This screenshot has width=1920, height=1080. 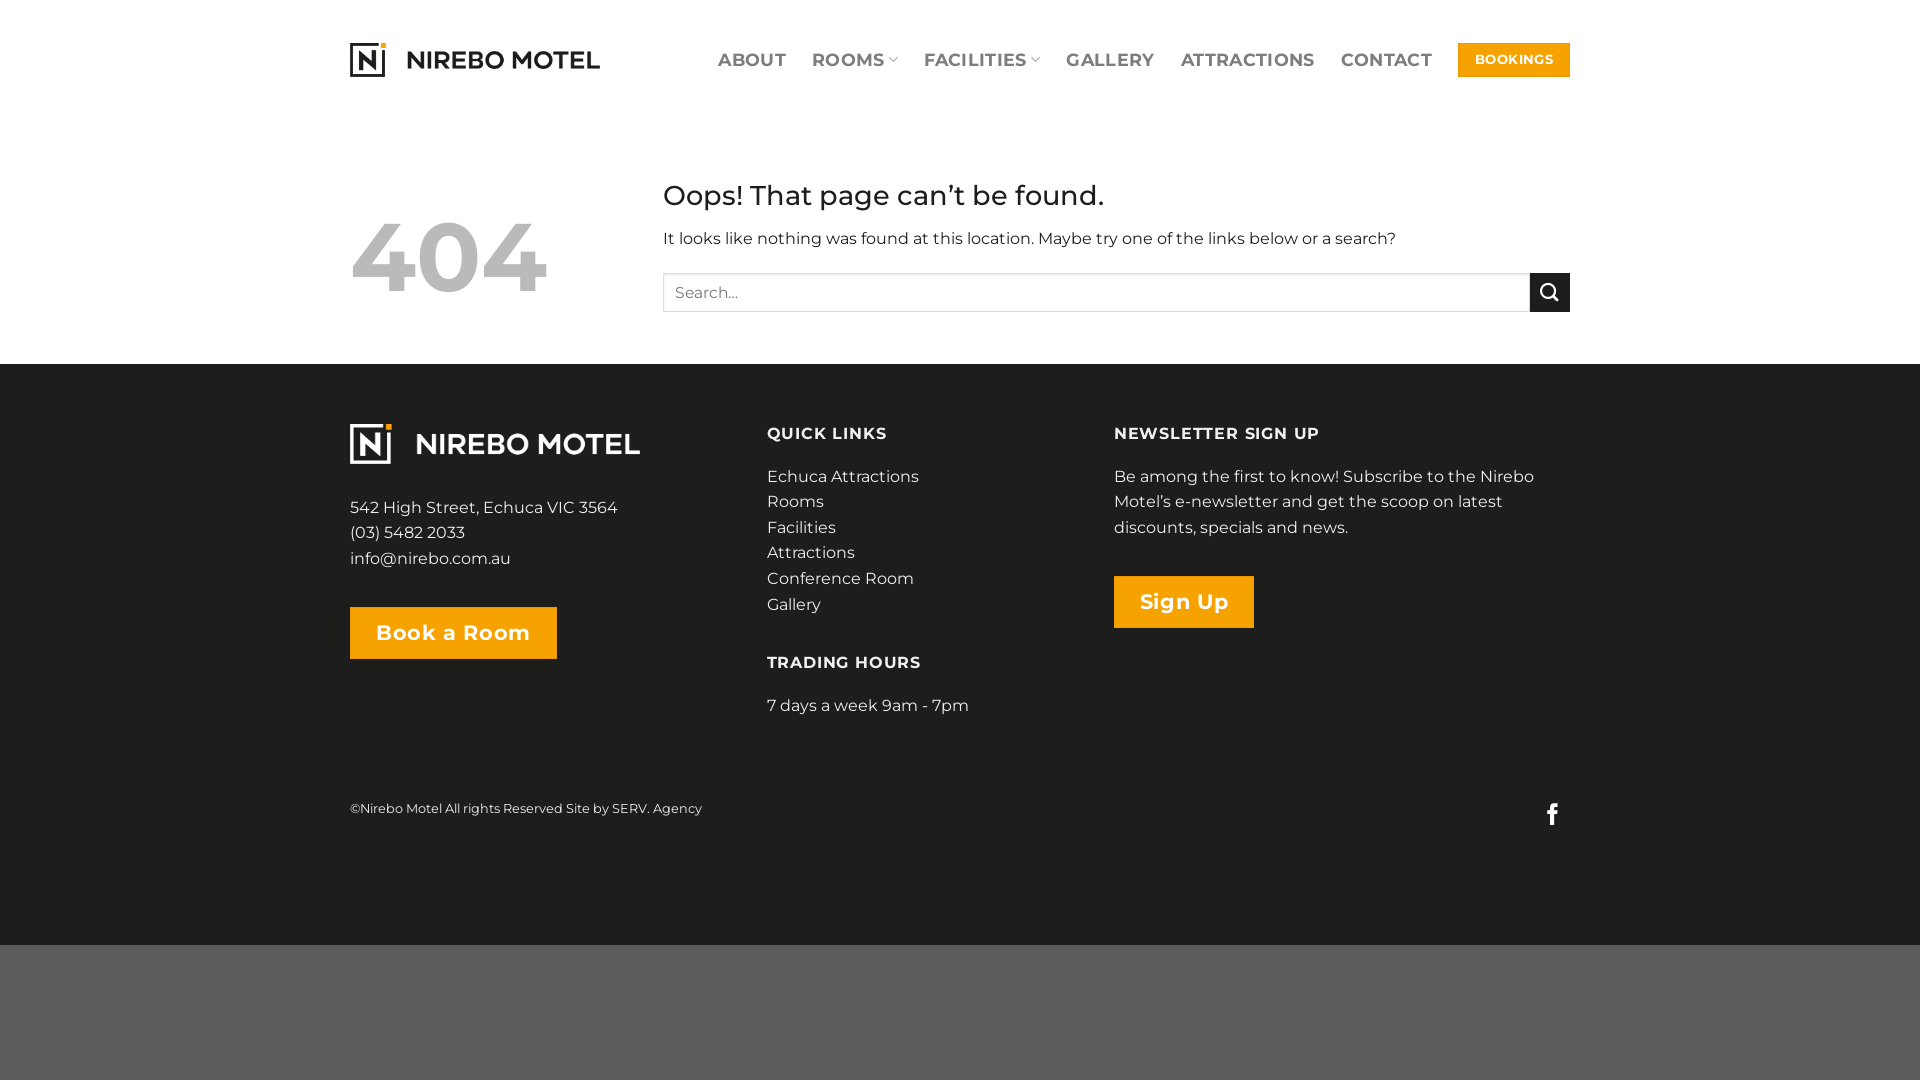 What do you see at coordinates (610, 807) in the screenshot?
I see `'SERV. Agency'` at bounding box center [610, 807].